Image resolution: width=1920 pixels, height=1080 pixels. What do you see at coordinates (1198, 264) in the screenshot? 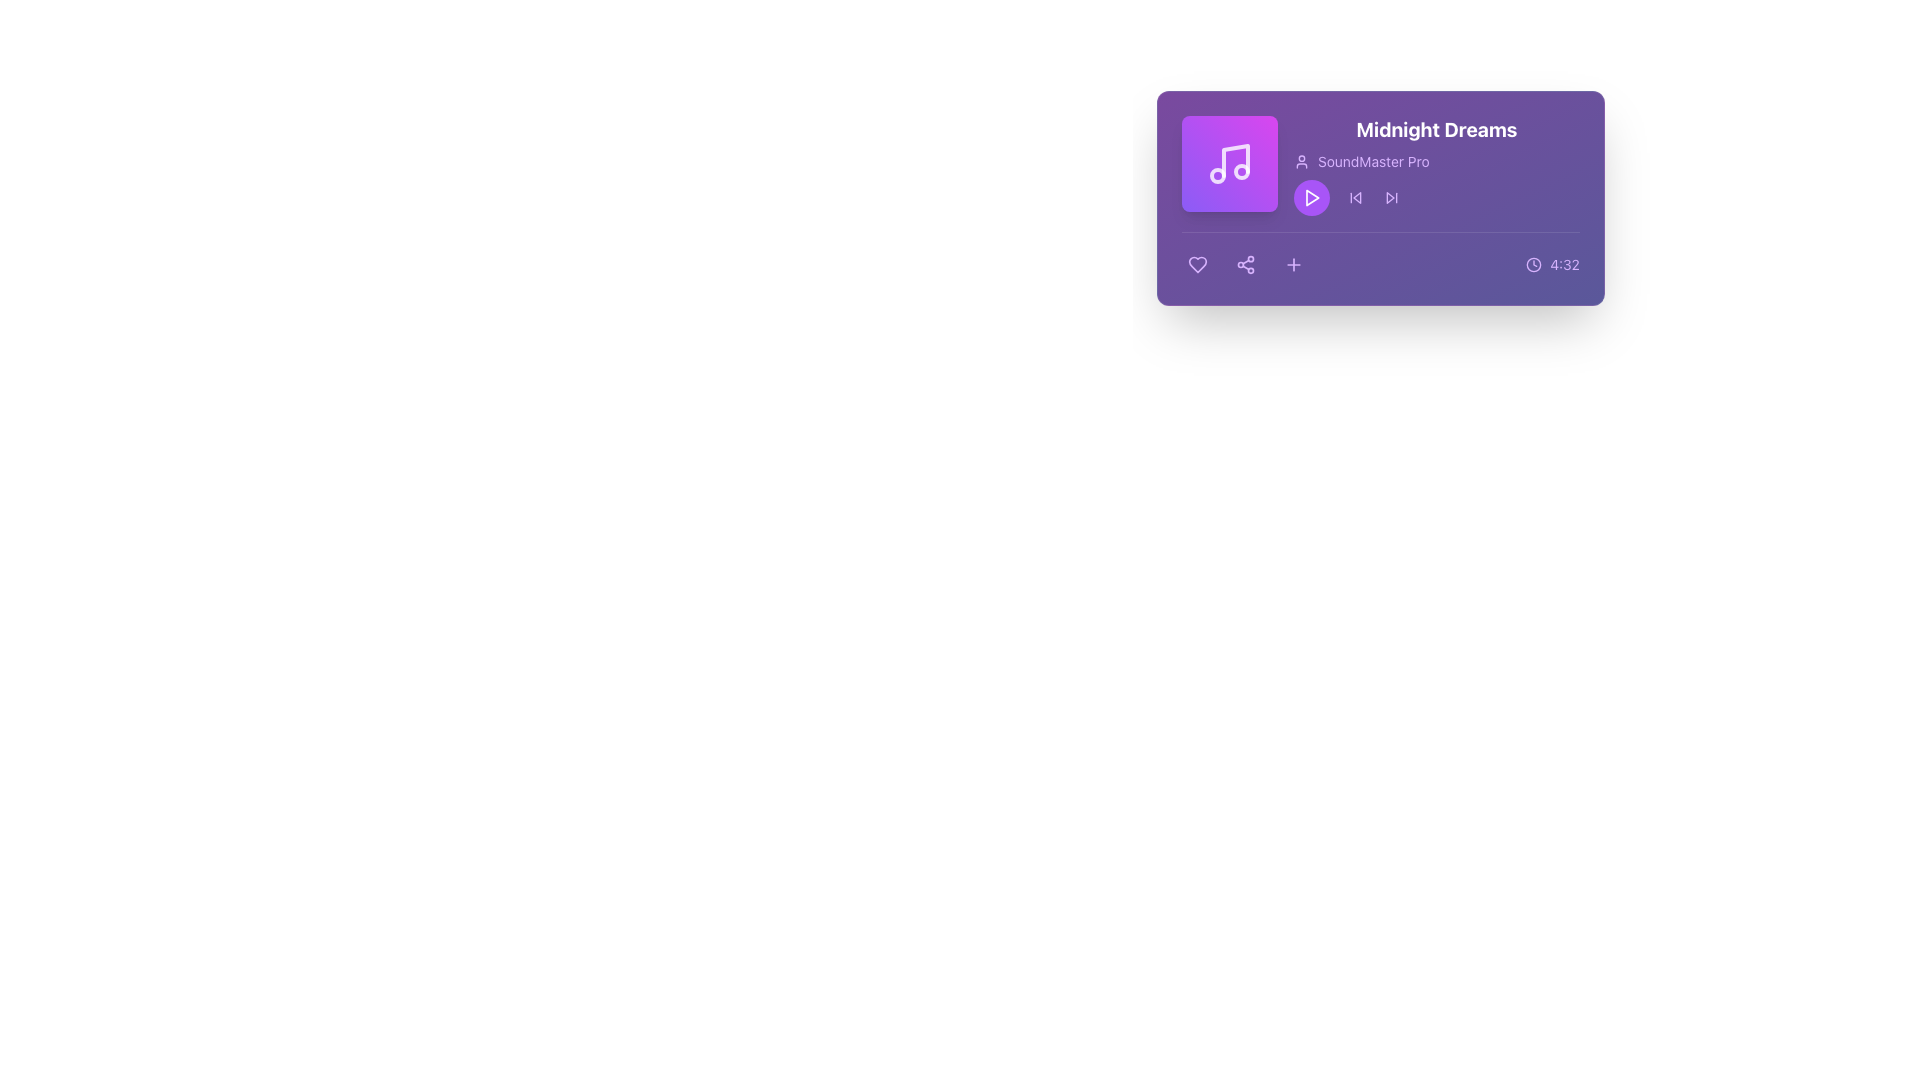
I see `the heart-shaped icon with a purple fill located in the bottom-left corner of the card interface` at bounding box center [1198, 264].